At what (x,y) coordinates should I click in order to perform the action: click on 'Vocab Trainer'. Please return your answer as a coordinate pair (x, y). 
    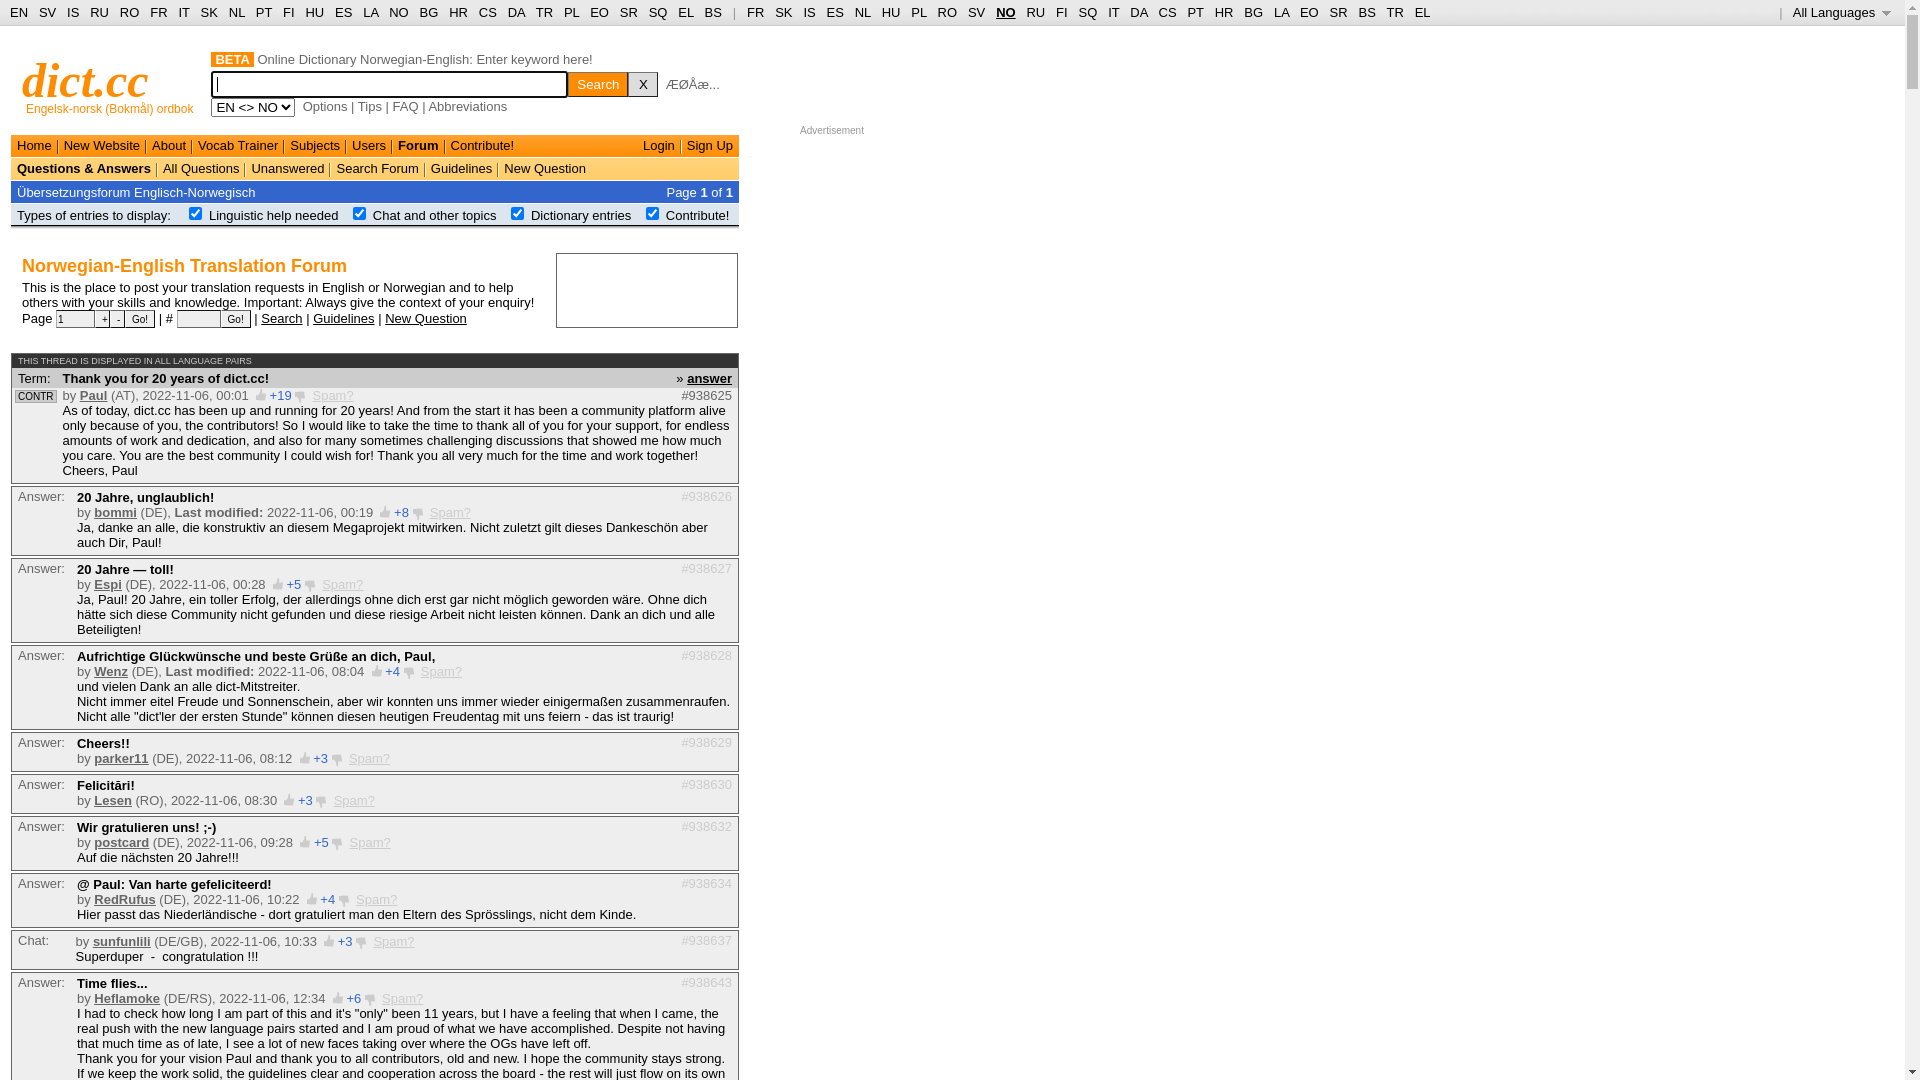
    Looking at the image, I should click on (238, 144).